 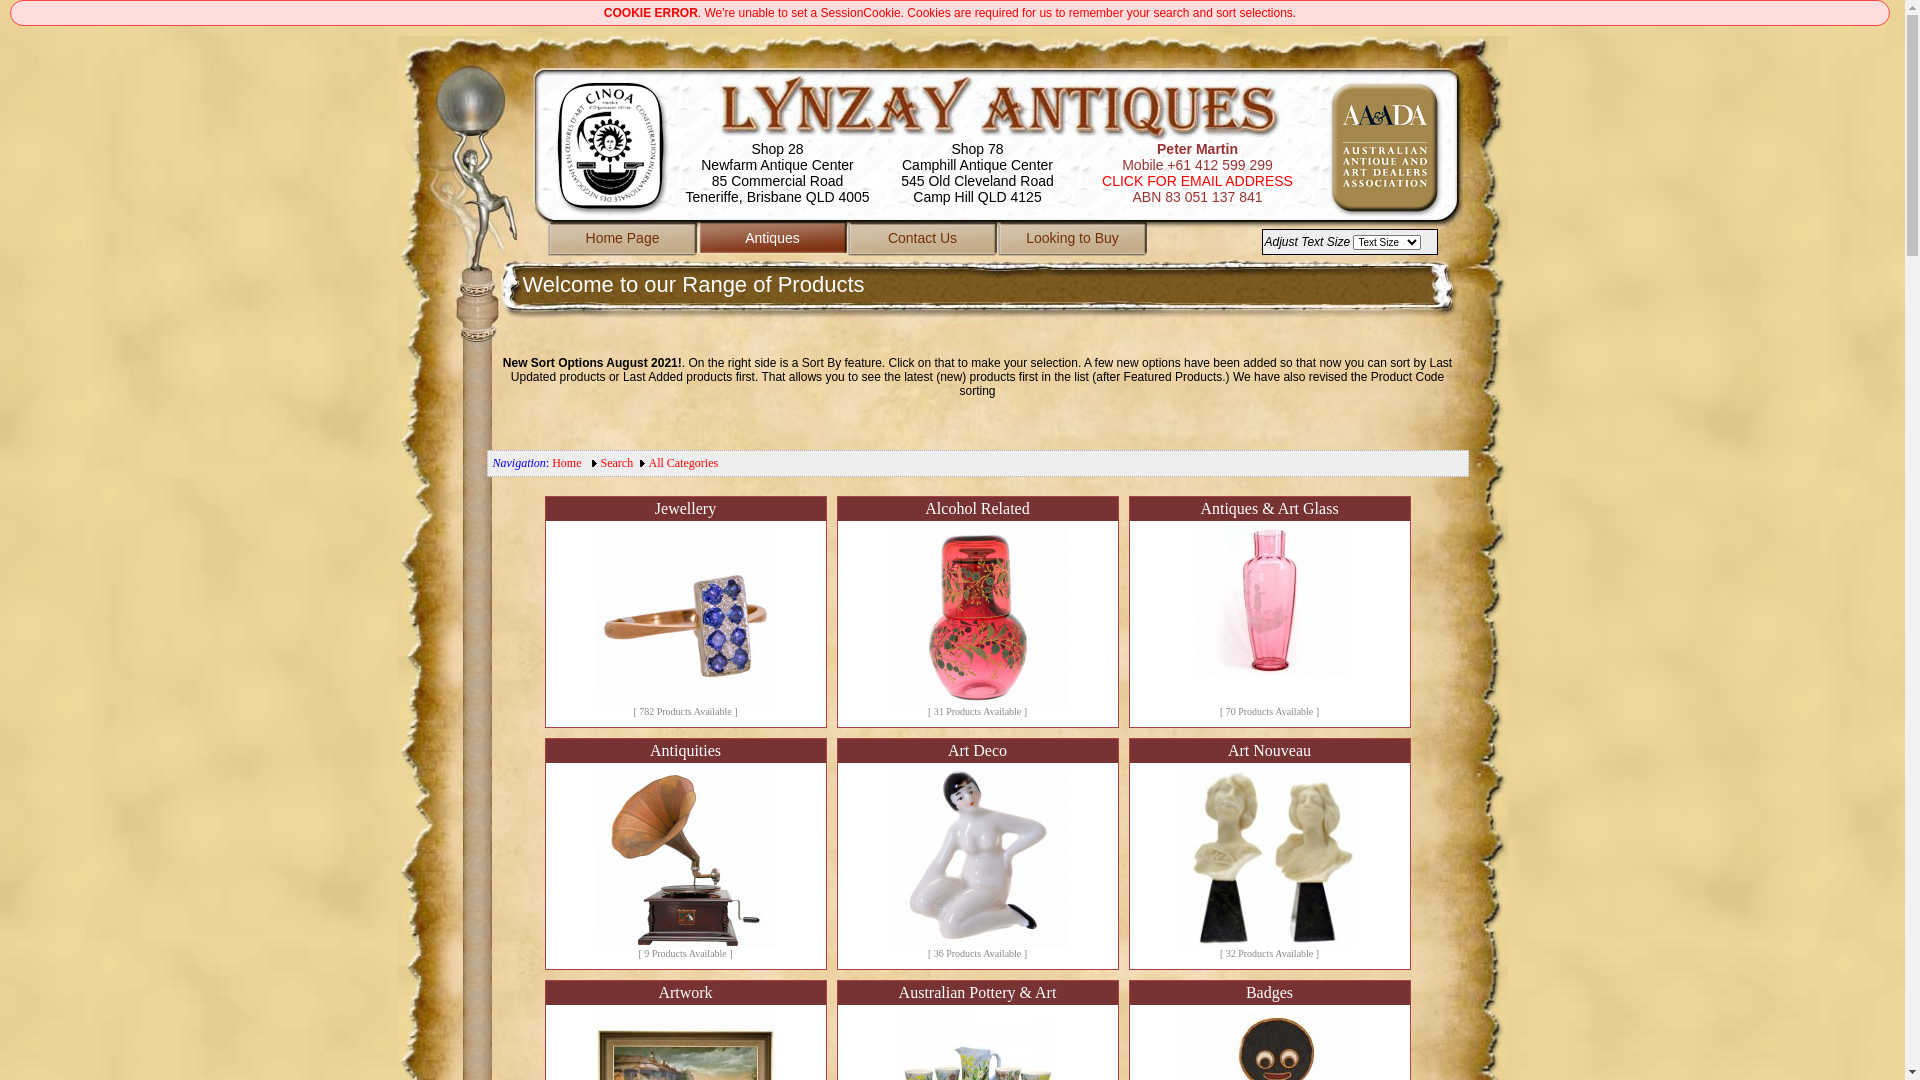 I want to click on 'Search', so click(x=599, y=462).